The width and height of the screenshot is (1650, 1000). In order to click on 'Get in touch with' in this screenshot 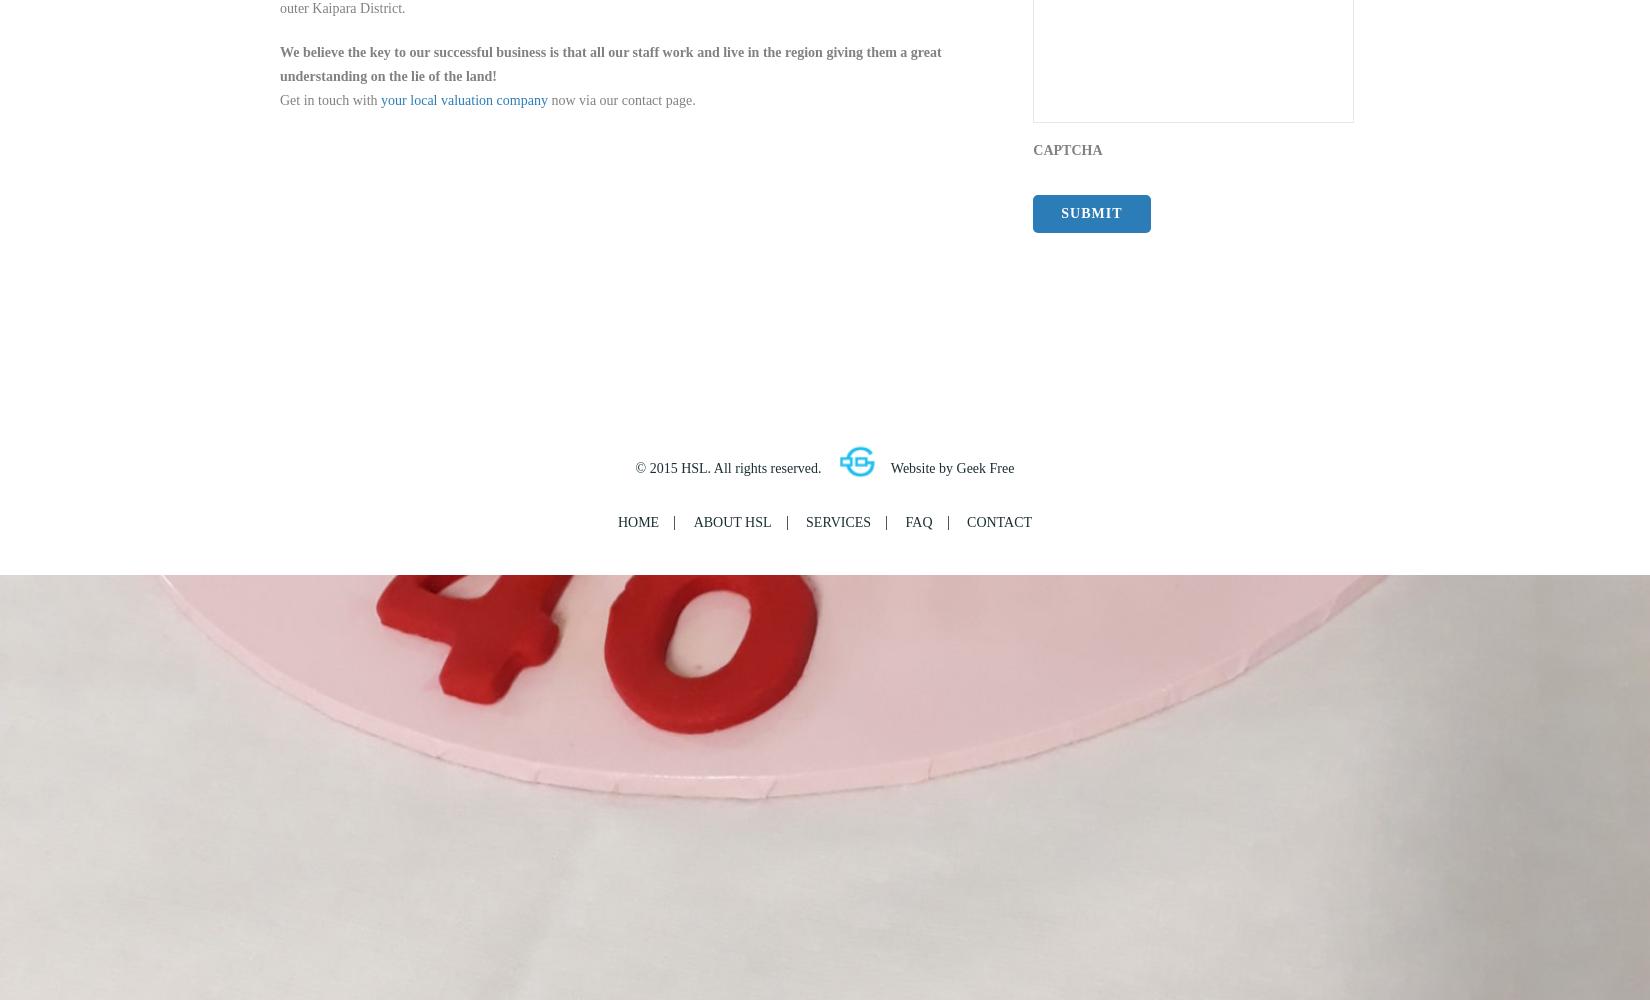, I will do `click(280, 99)`.